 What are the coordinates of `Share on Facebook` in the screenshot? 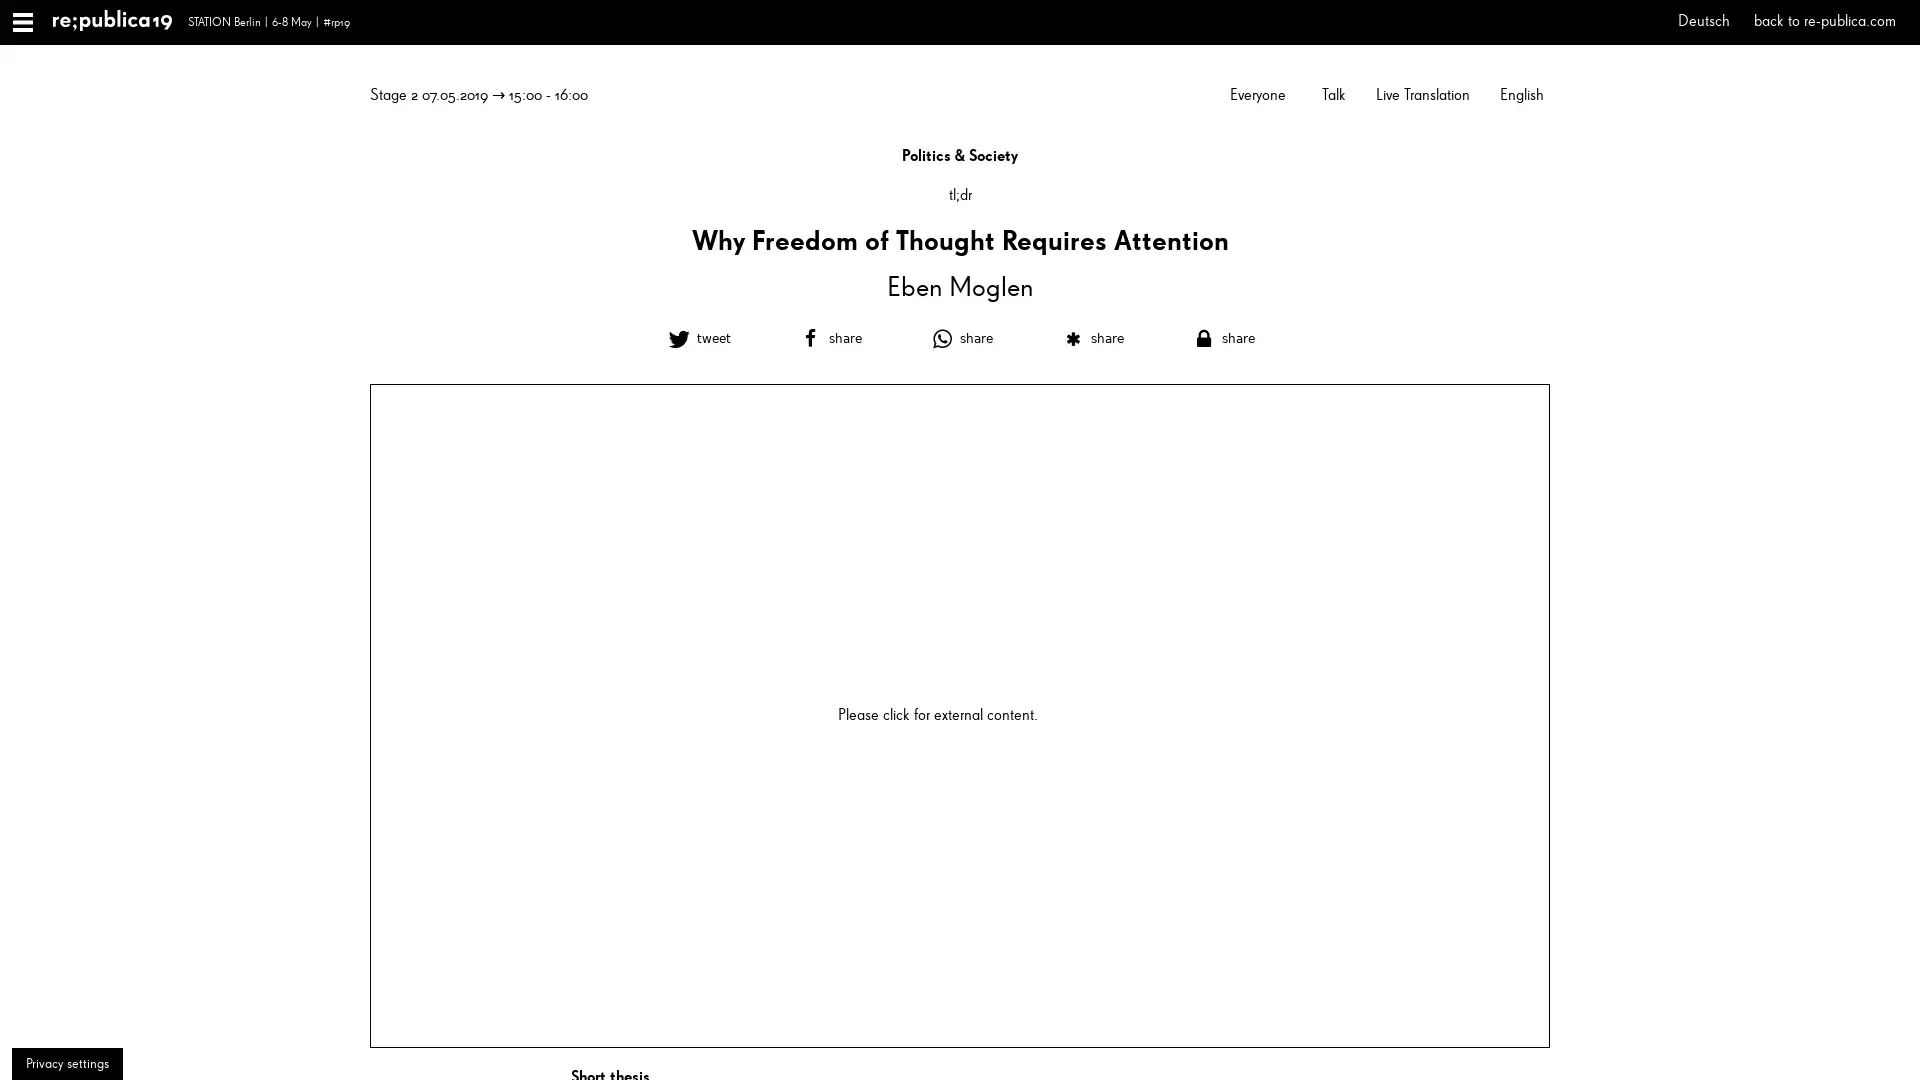 It's located at (828, 338).